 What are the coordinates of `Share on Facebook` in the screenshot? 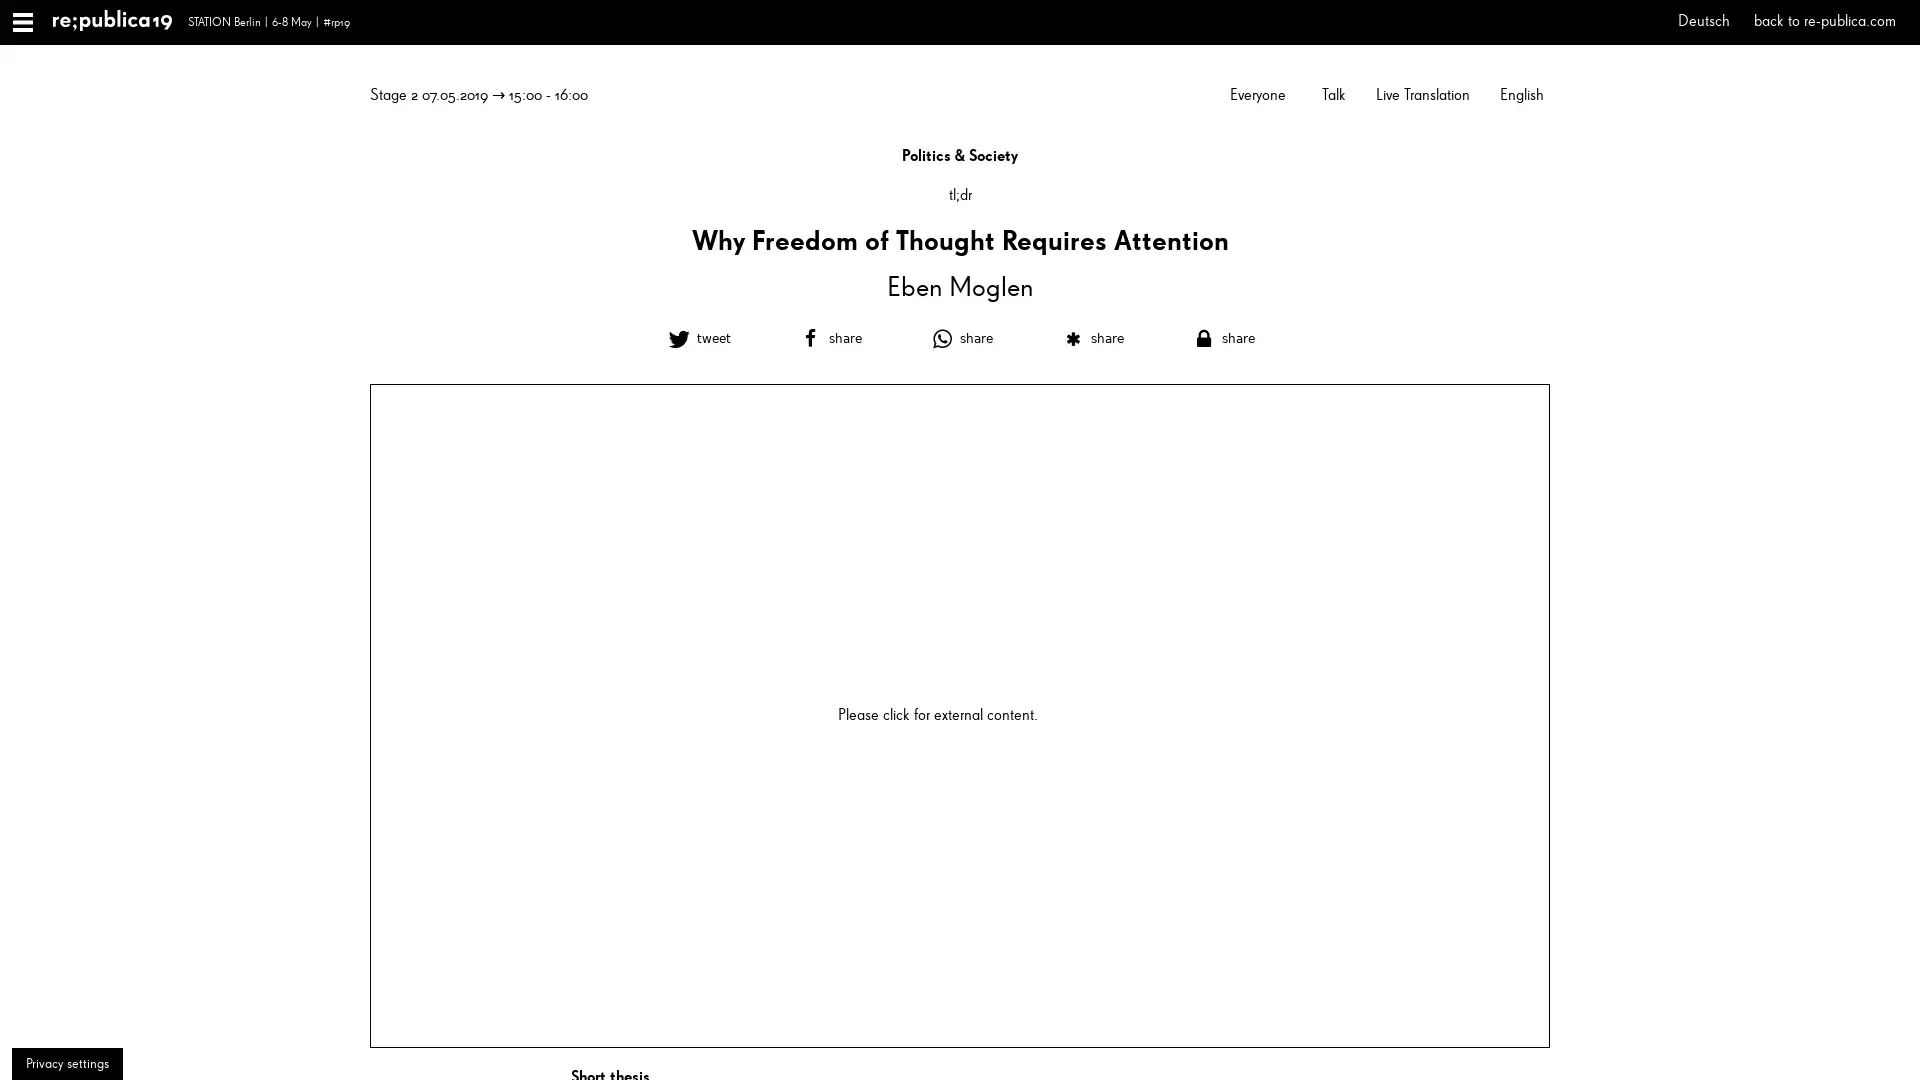 It's located at (828, 338).